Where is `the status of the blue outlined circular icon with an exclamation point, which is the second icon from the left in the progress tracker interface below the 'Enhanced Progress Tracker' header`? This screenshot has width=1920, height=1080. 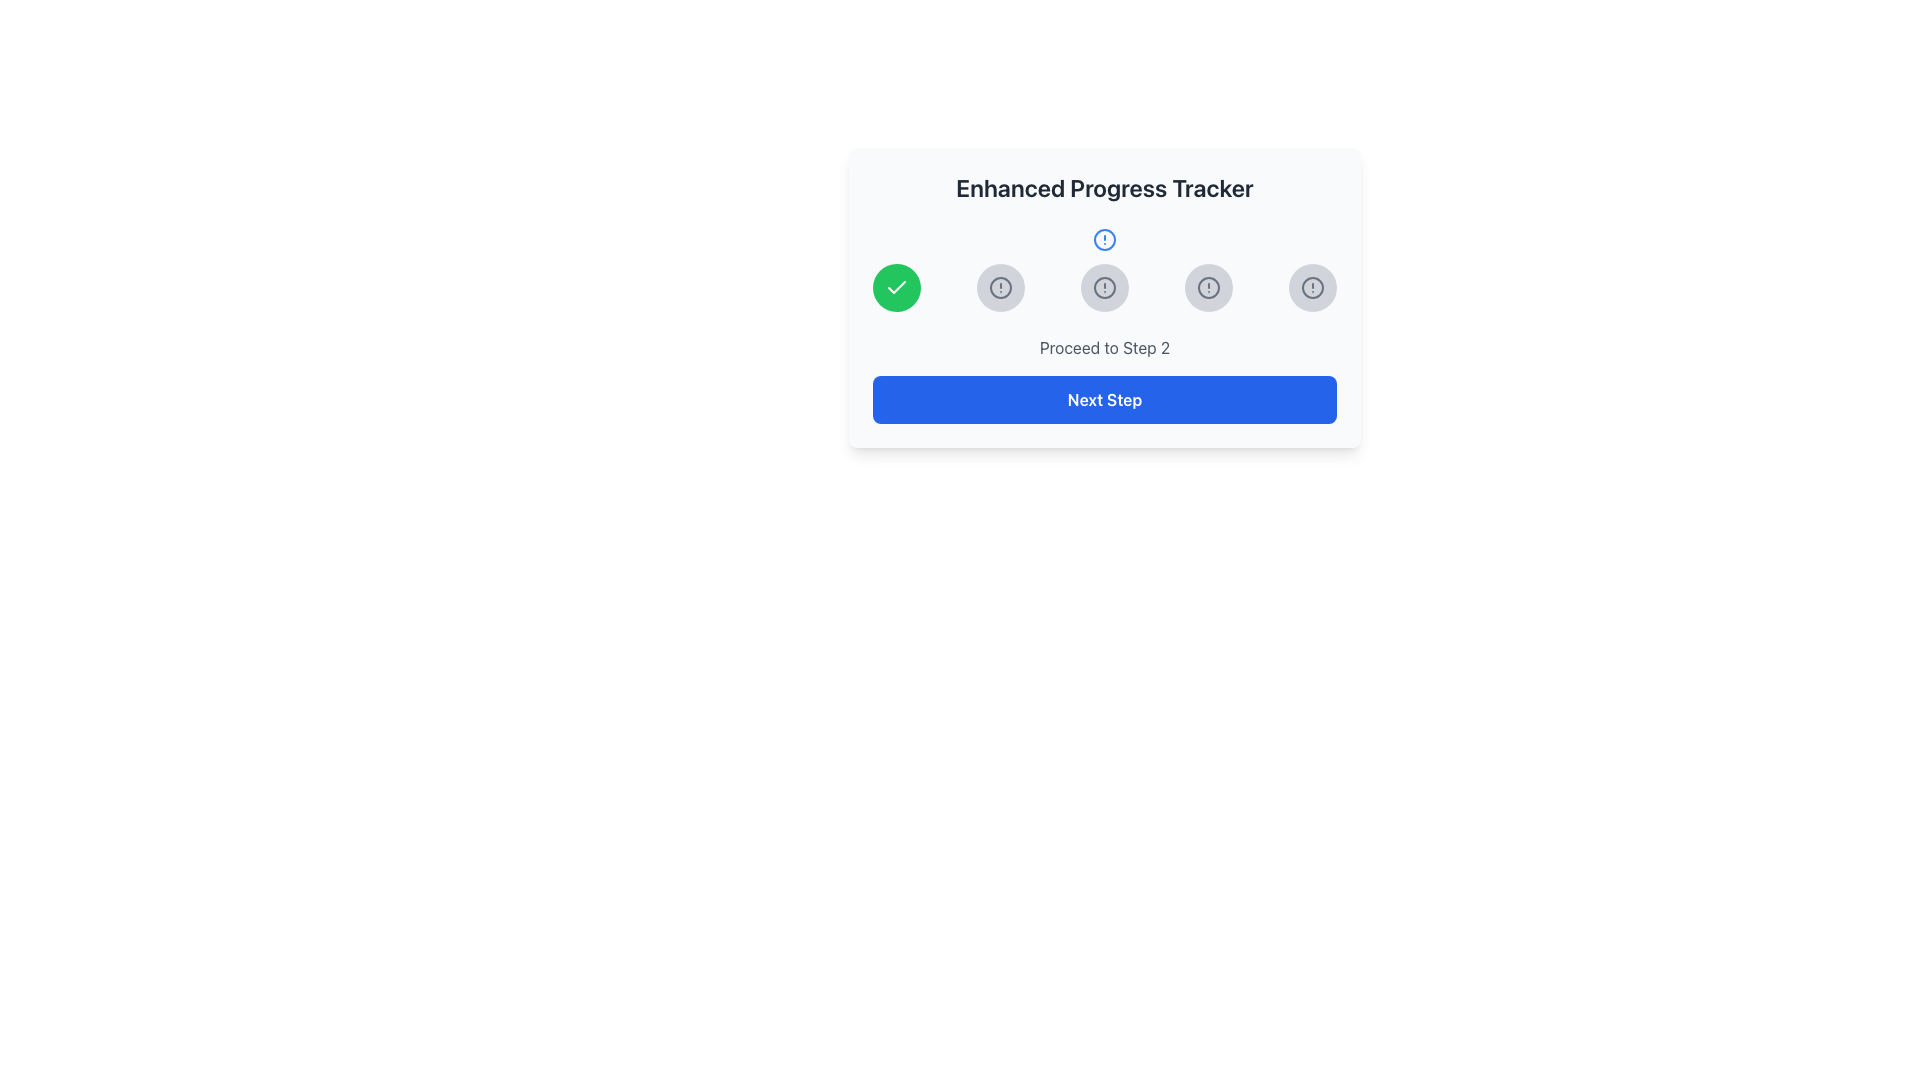
the status of the blue outlined circular icon with an exclamation point, which is the second icon from the left in the progress tracker interface below the 'Enhanced Progress Tracker' header is located at coordinates (1103, 238).